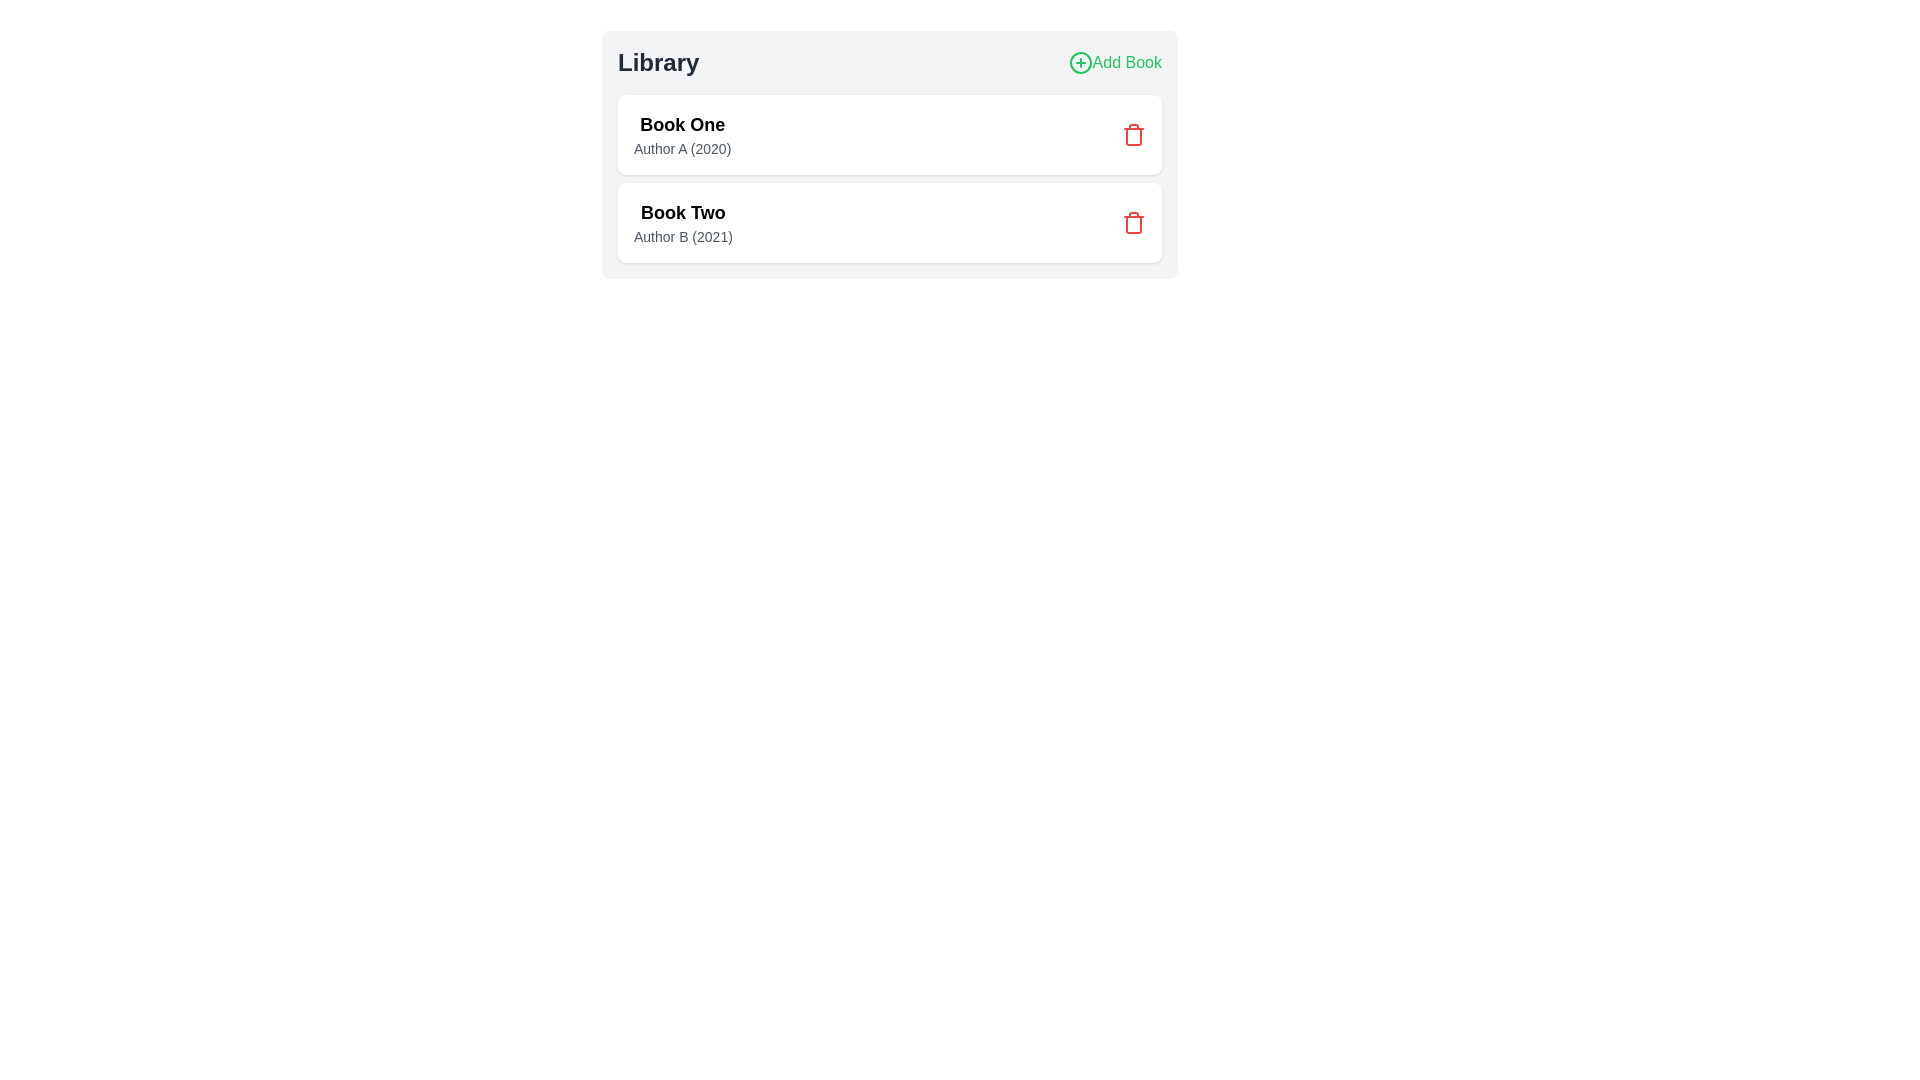 This screenshot has width=1920, height=1080. I want to click on the list item containing 'Book Two' under the 'Library' heading, so click(683, 223).